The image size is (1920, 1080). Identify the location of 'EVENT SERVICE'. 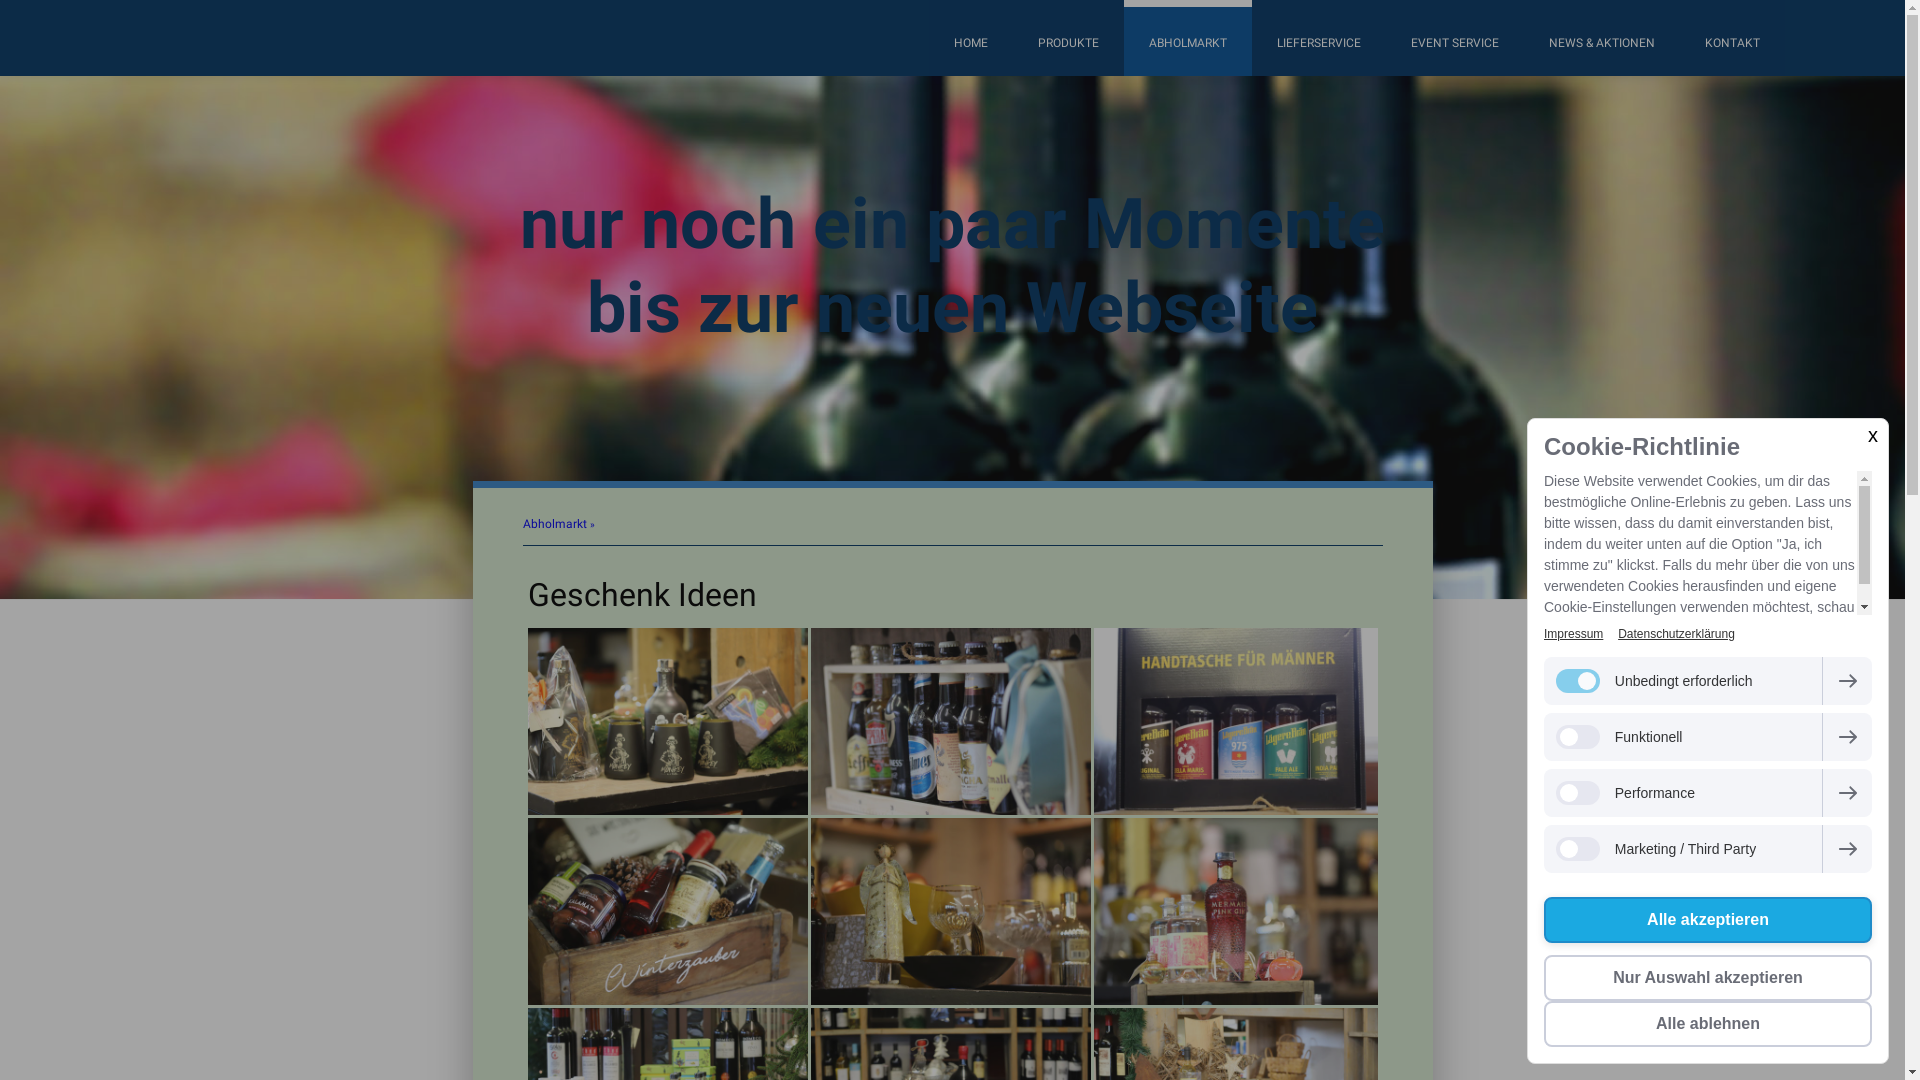
(1454, 38).